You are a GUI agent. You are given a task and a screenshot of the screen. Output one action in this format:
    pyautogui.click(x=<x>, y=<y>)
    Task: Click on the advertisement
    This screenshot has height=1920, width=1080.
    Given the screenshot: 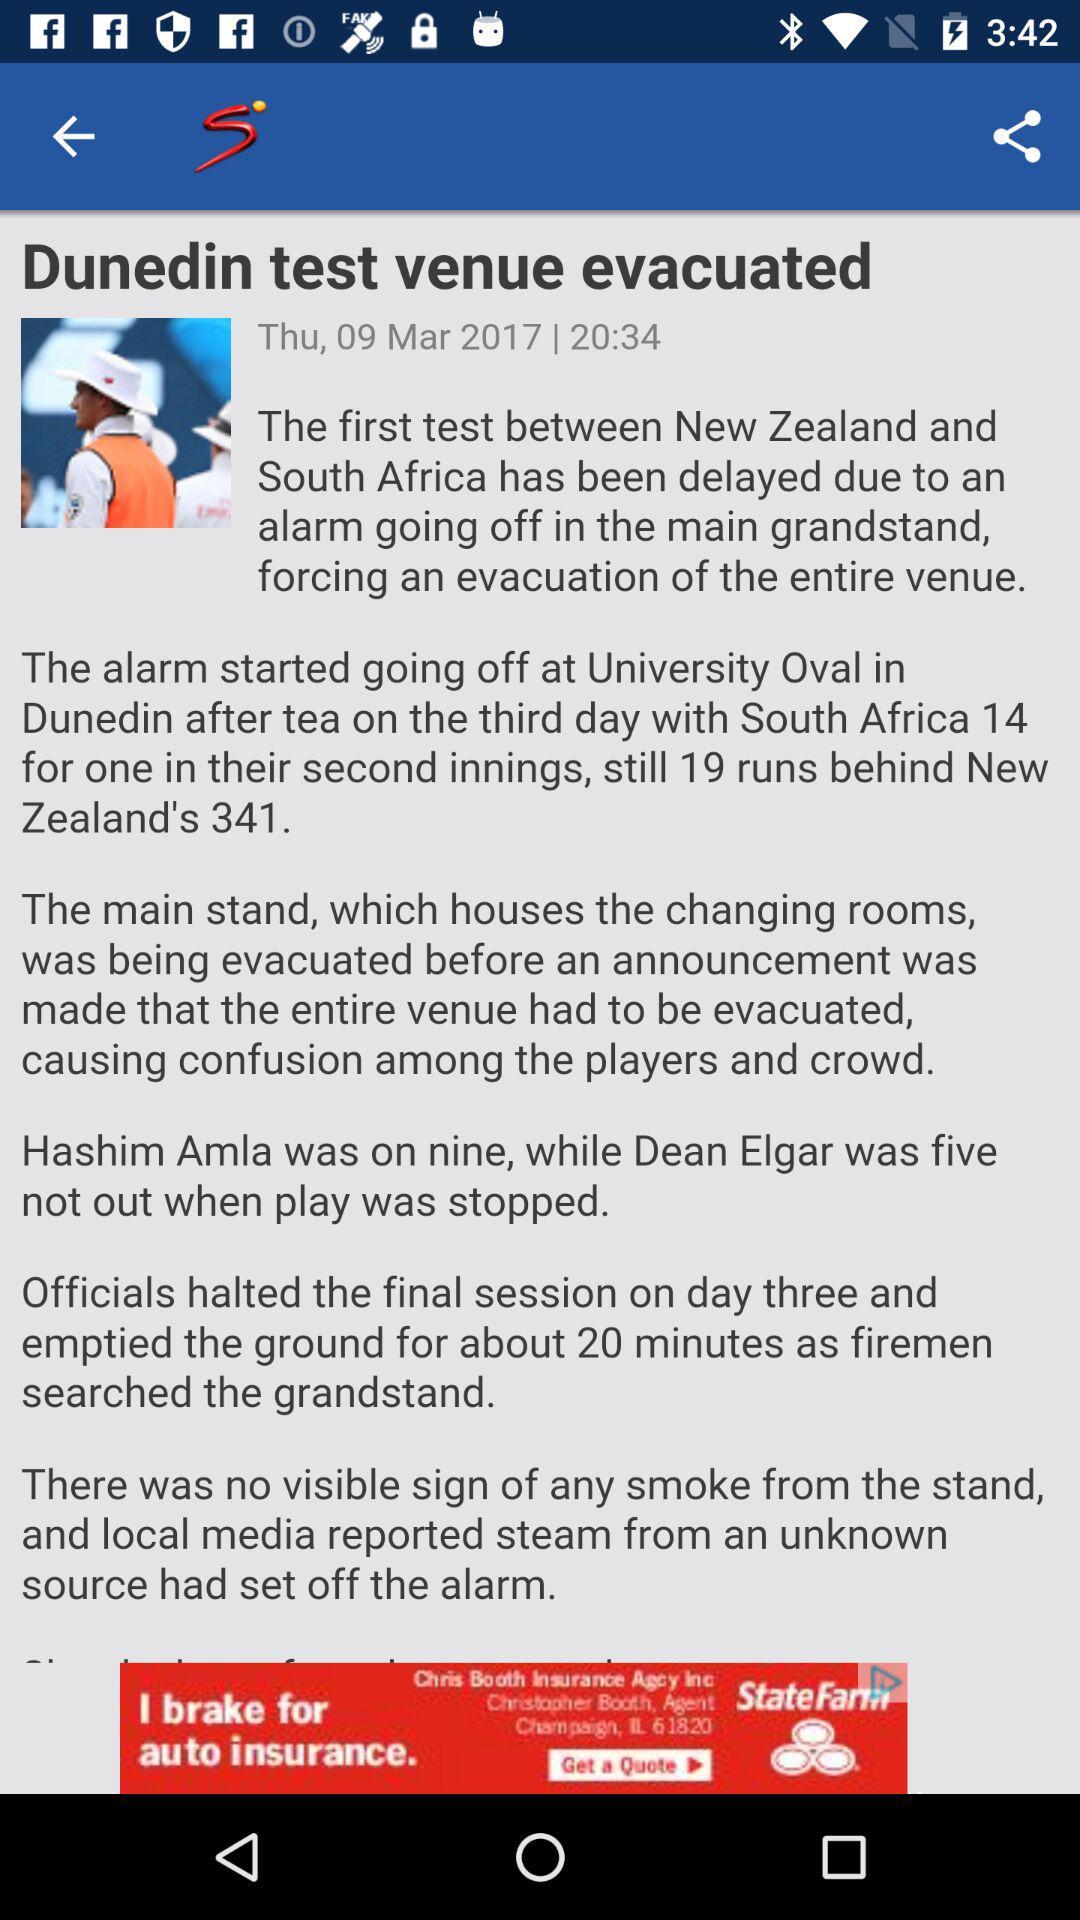 What is the action you would take?
    pyautogui.click(x=540, y=1727)
    